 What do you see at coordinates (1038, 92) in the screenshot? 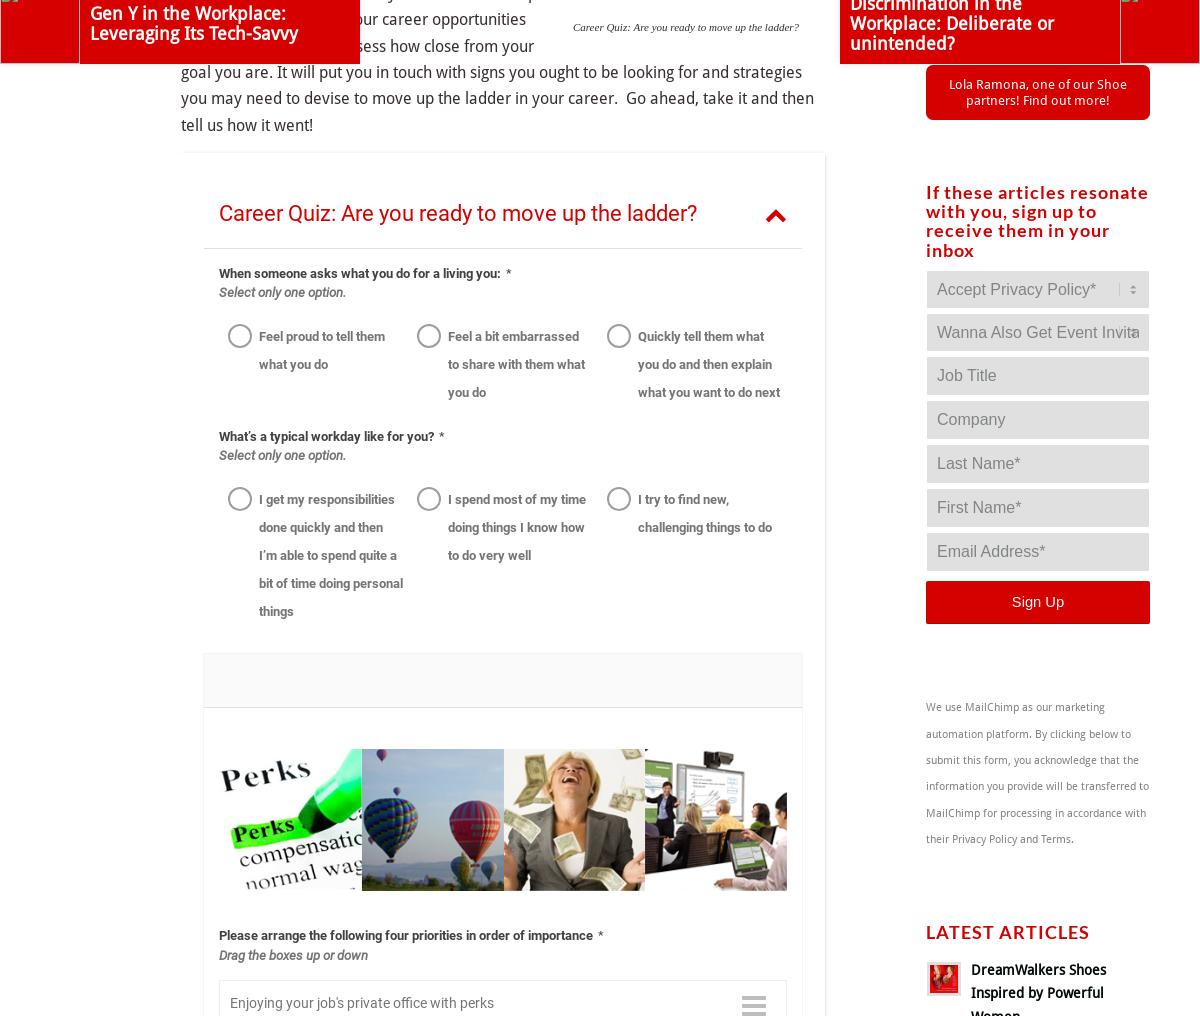
I see `'Lola Ramona, one of our Shoe partners! Find out more!'` at bounding box center [1038, 92].